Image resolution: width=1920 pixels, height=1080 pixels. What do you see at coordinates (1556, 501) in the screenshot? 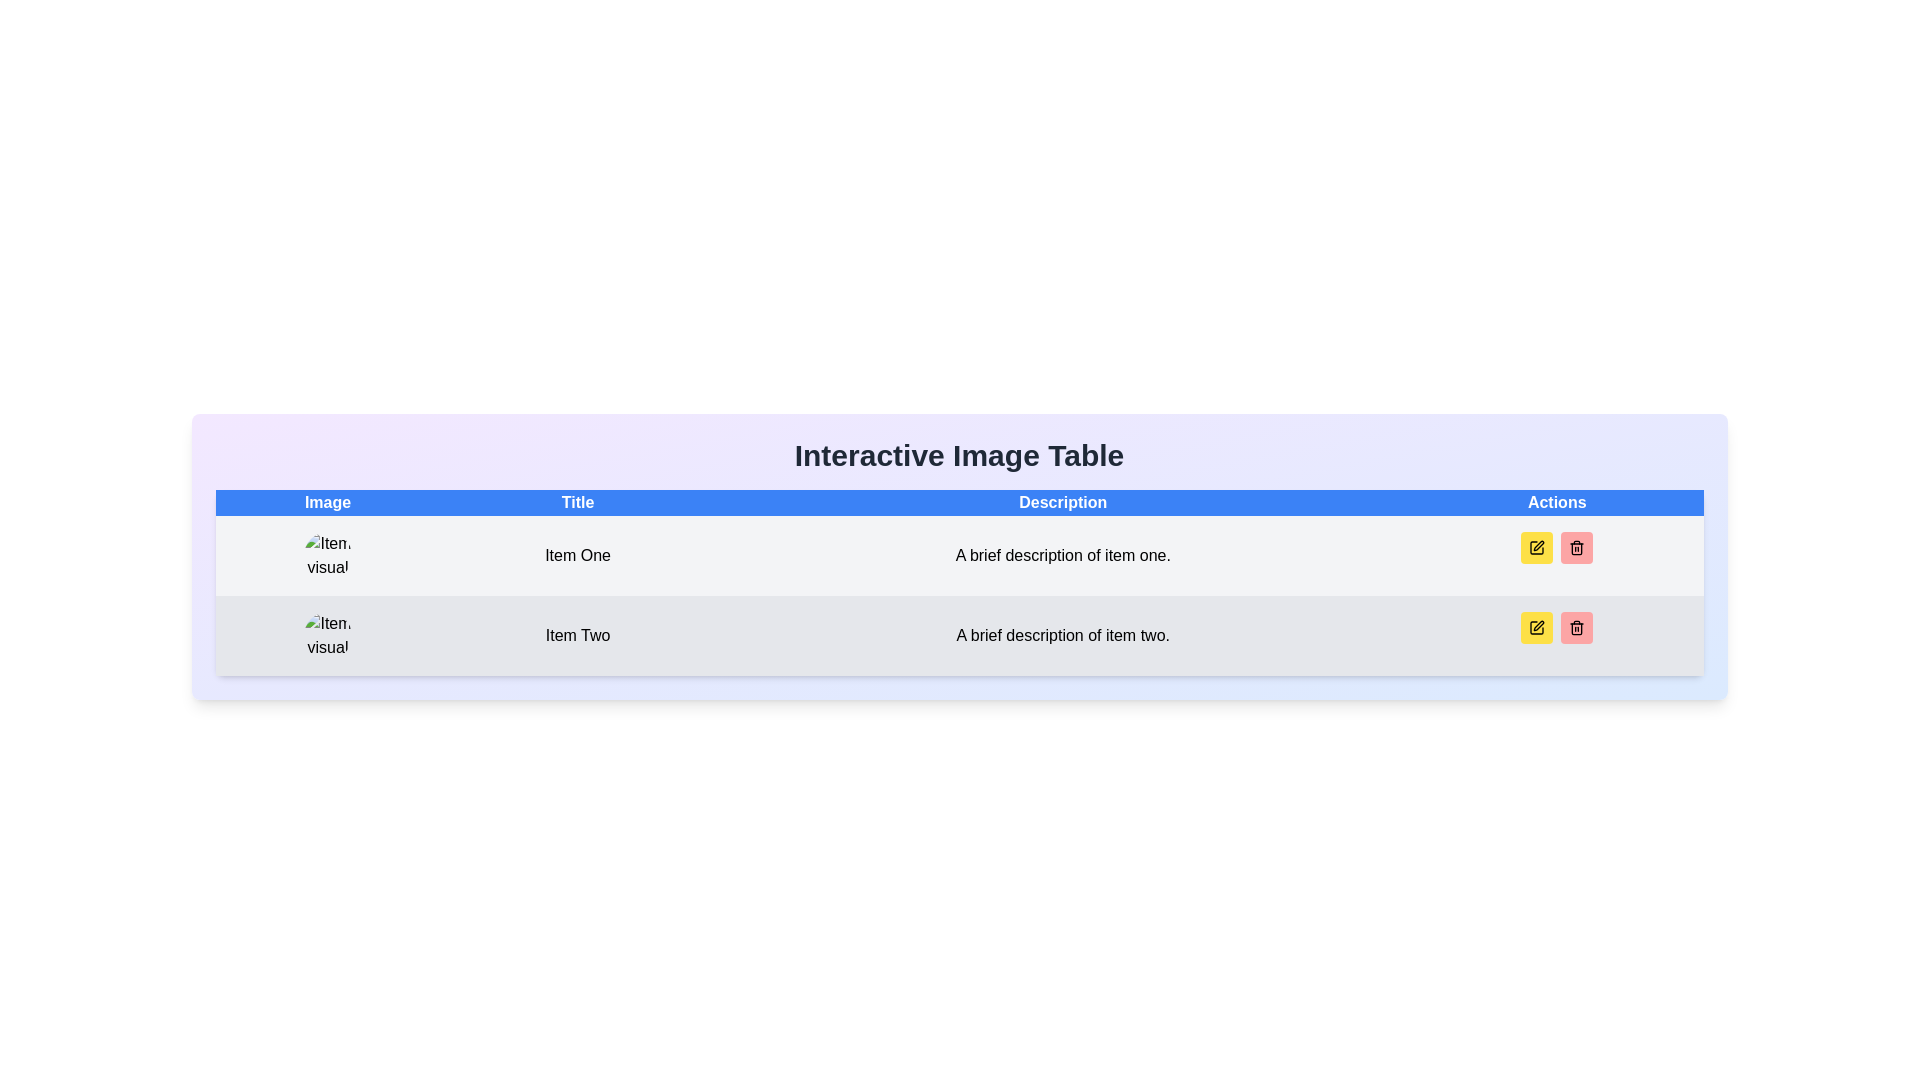
I see `the header text label for the 'Actions' column in the table, which is located in the fourth column after 'Image', 'Title', and 'Description'` at bounding box center [1556, 501].